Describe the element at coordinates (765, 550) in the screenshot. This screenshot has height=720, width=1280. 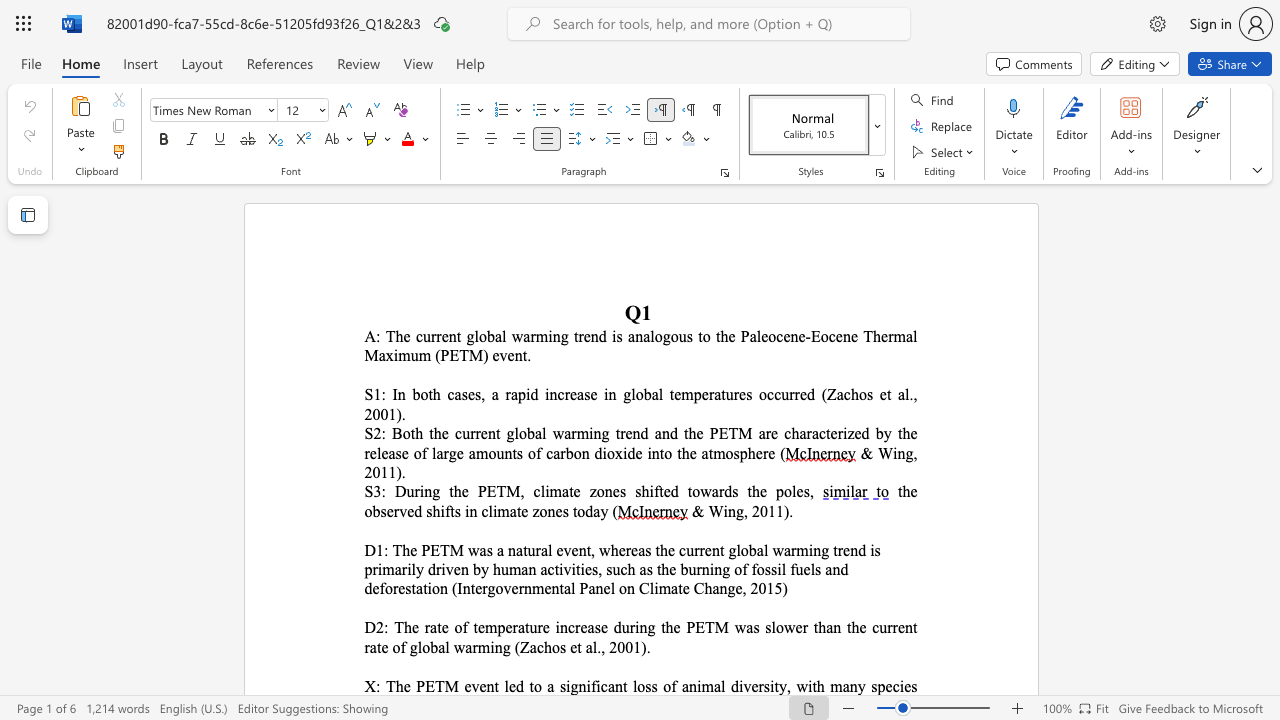
I see `the 2th character "l" in the text` at that location.